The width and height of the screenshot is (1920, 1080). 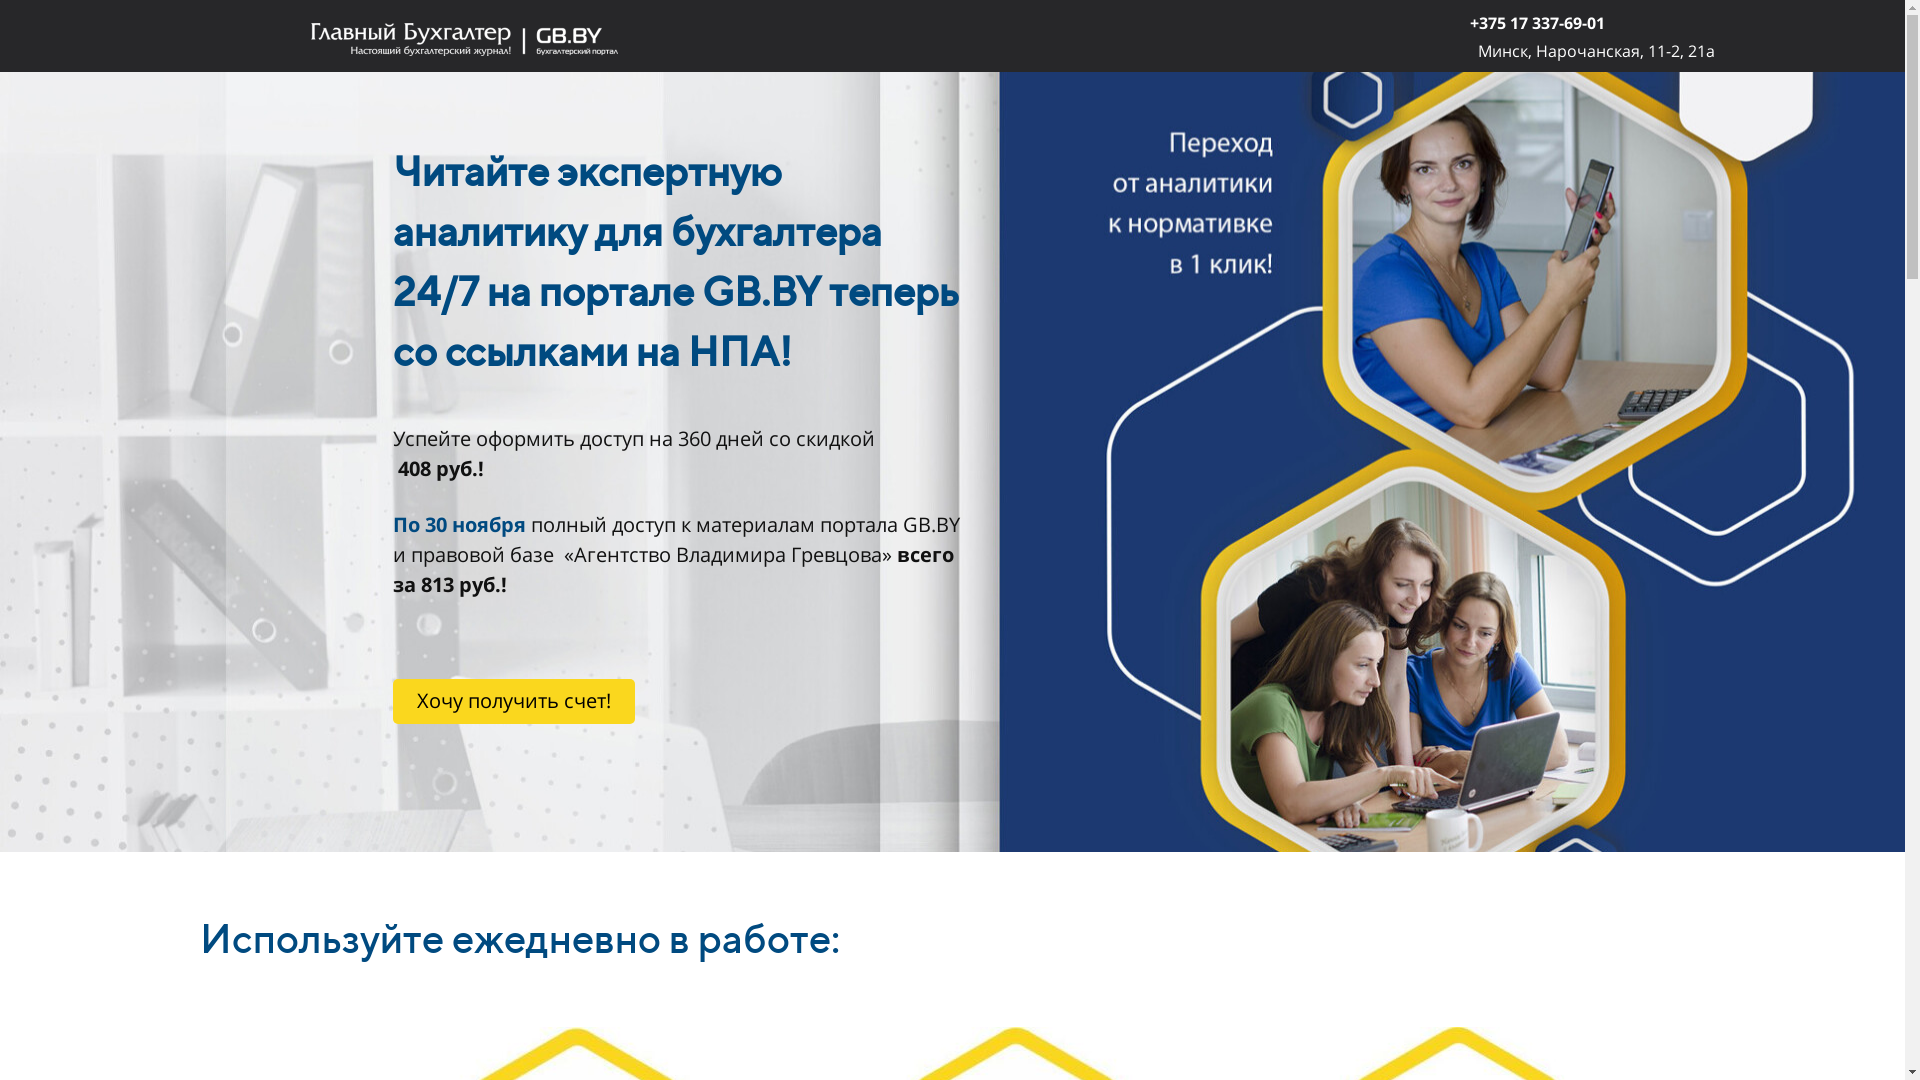 What do you see at coordinates (1469, 23) in the screenshot?
I see `'+375 17 337-69-01'` at bounding box center [1469, 23].